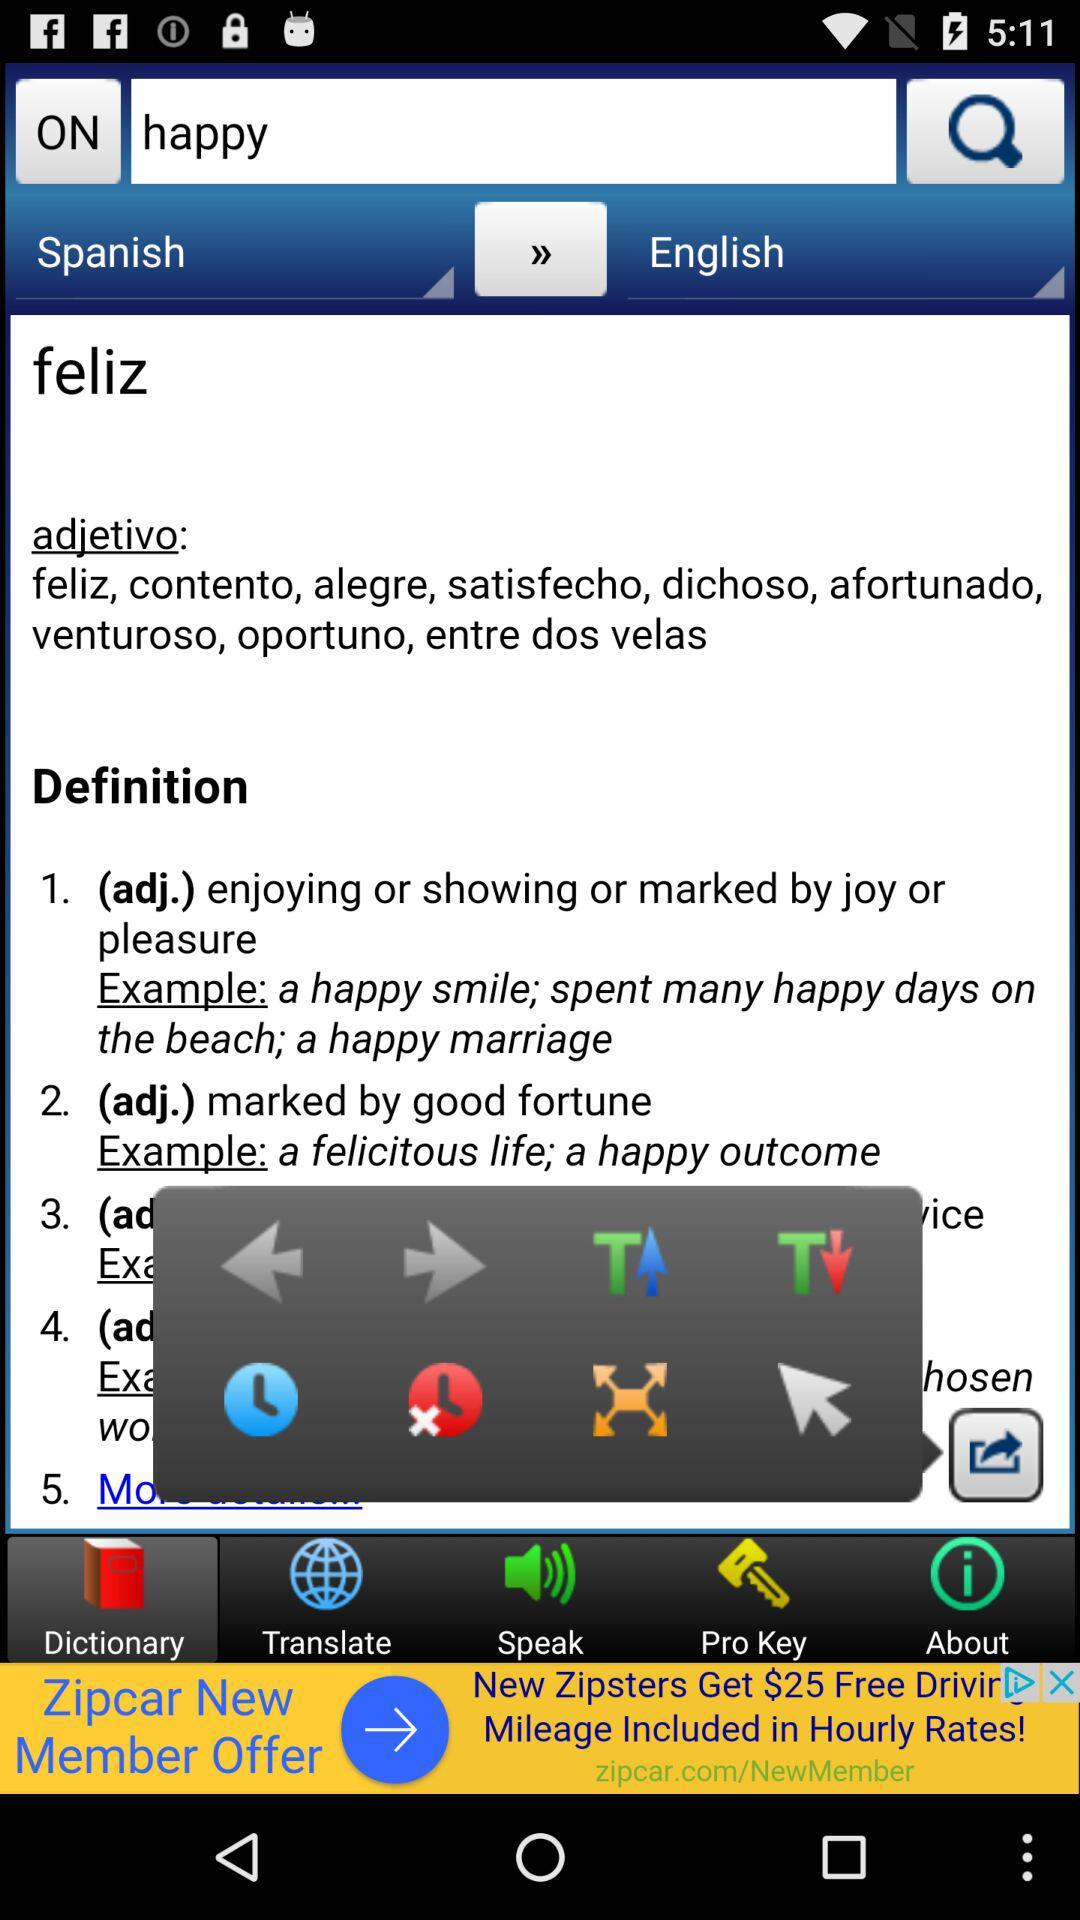 This screenshot has width=1080, height=1920. What do you see at coordinates (444, 1414) in the screenshot?
I see `set an alarm` at bounding box center [444, 1414].